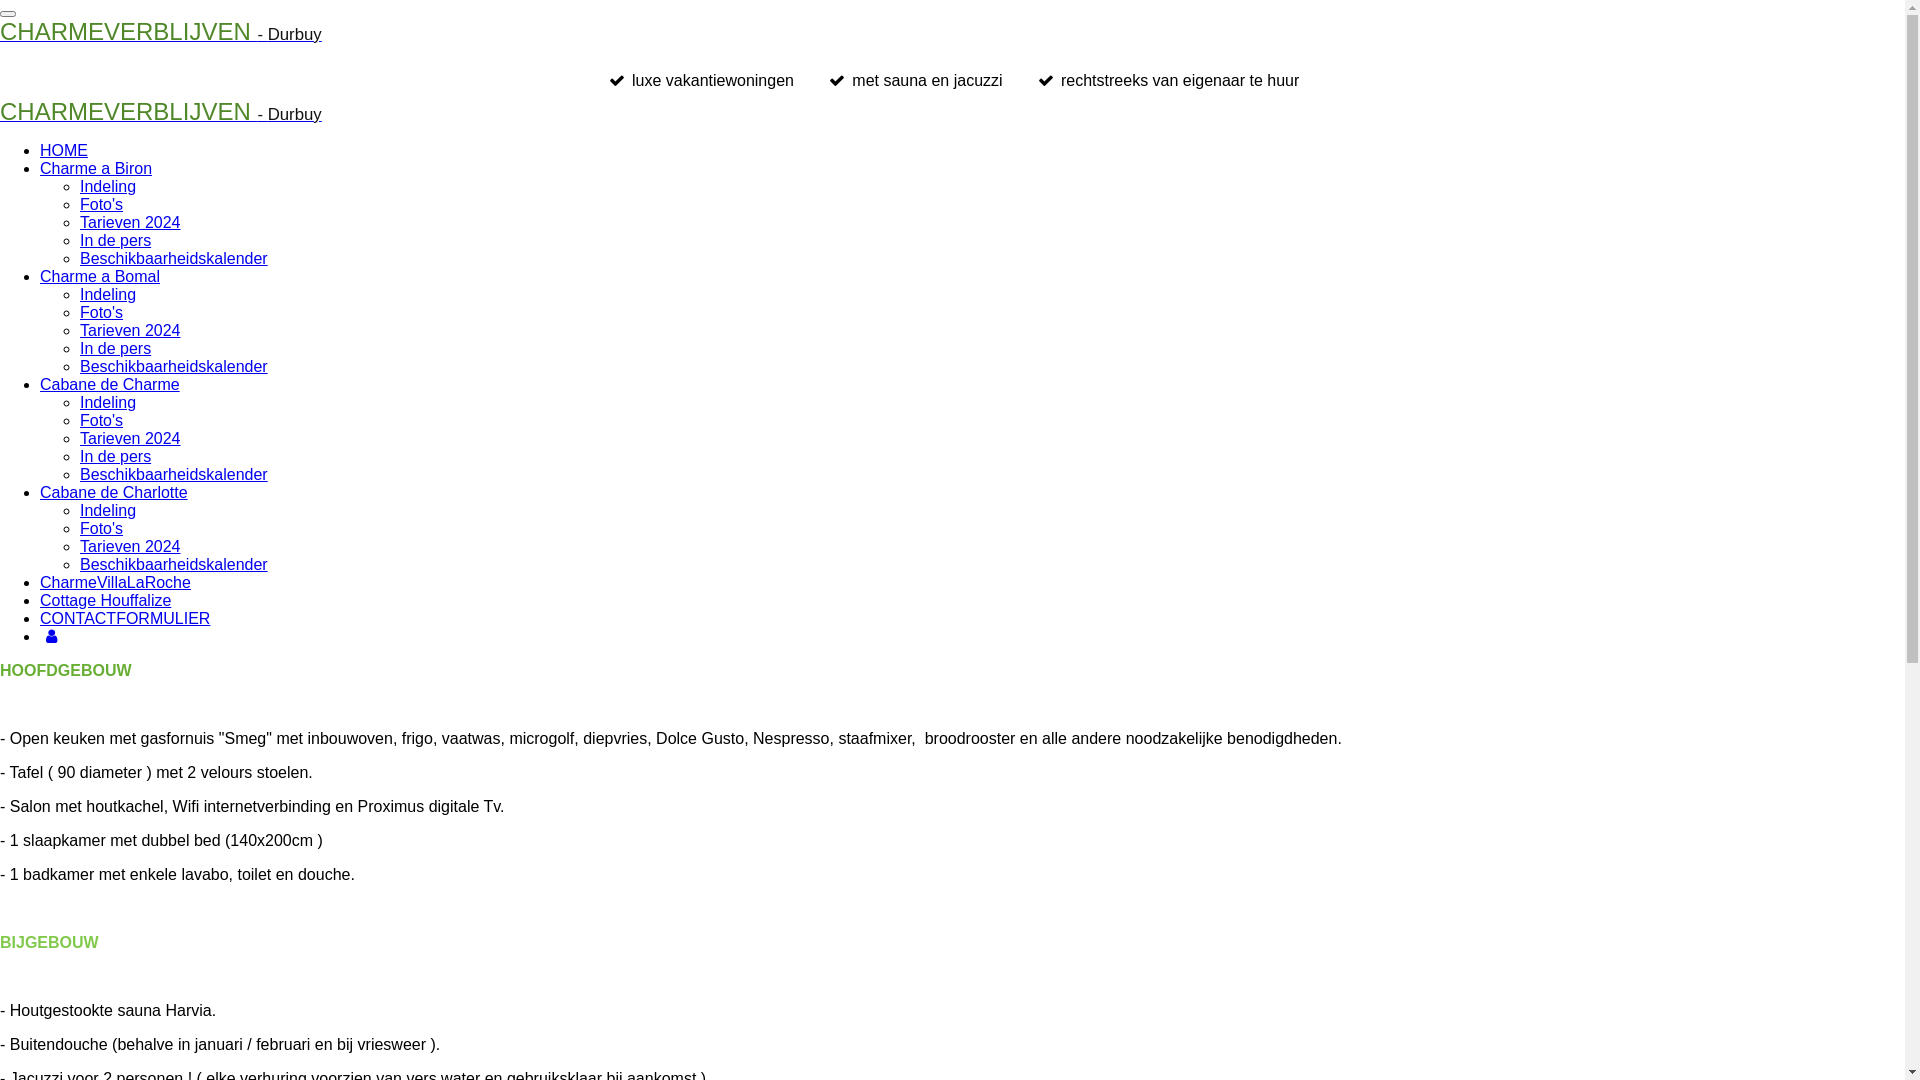 This screenshot has width=1920, height=1080. I want to click on 'Tarieven 2024', so click(129, 222).